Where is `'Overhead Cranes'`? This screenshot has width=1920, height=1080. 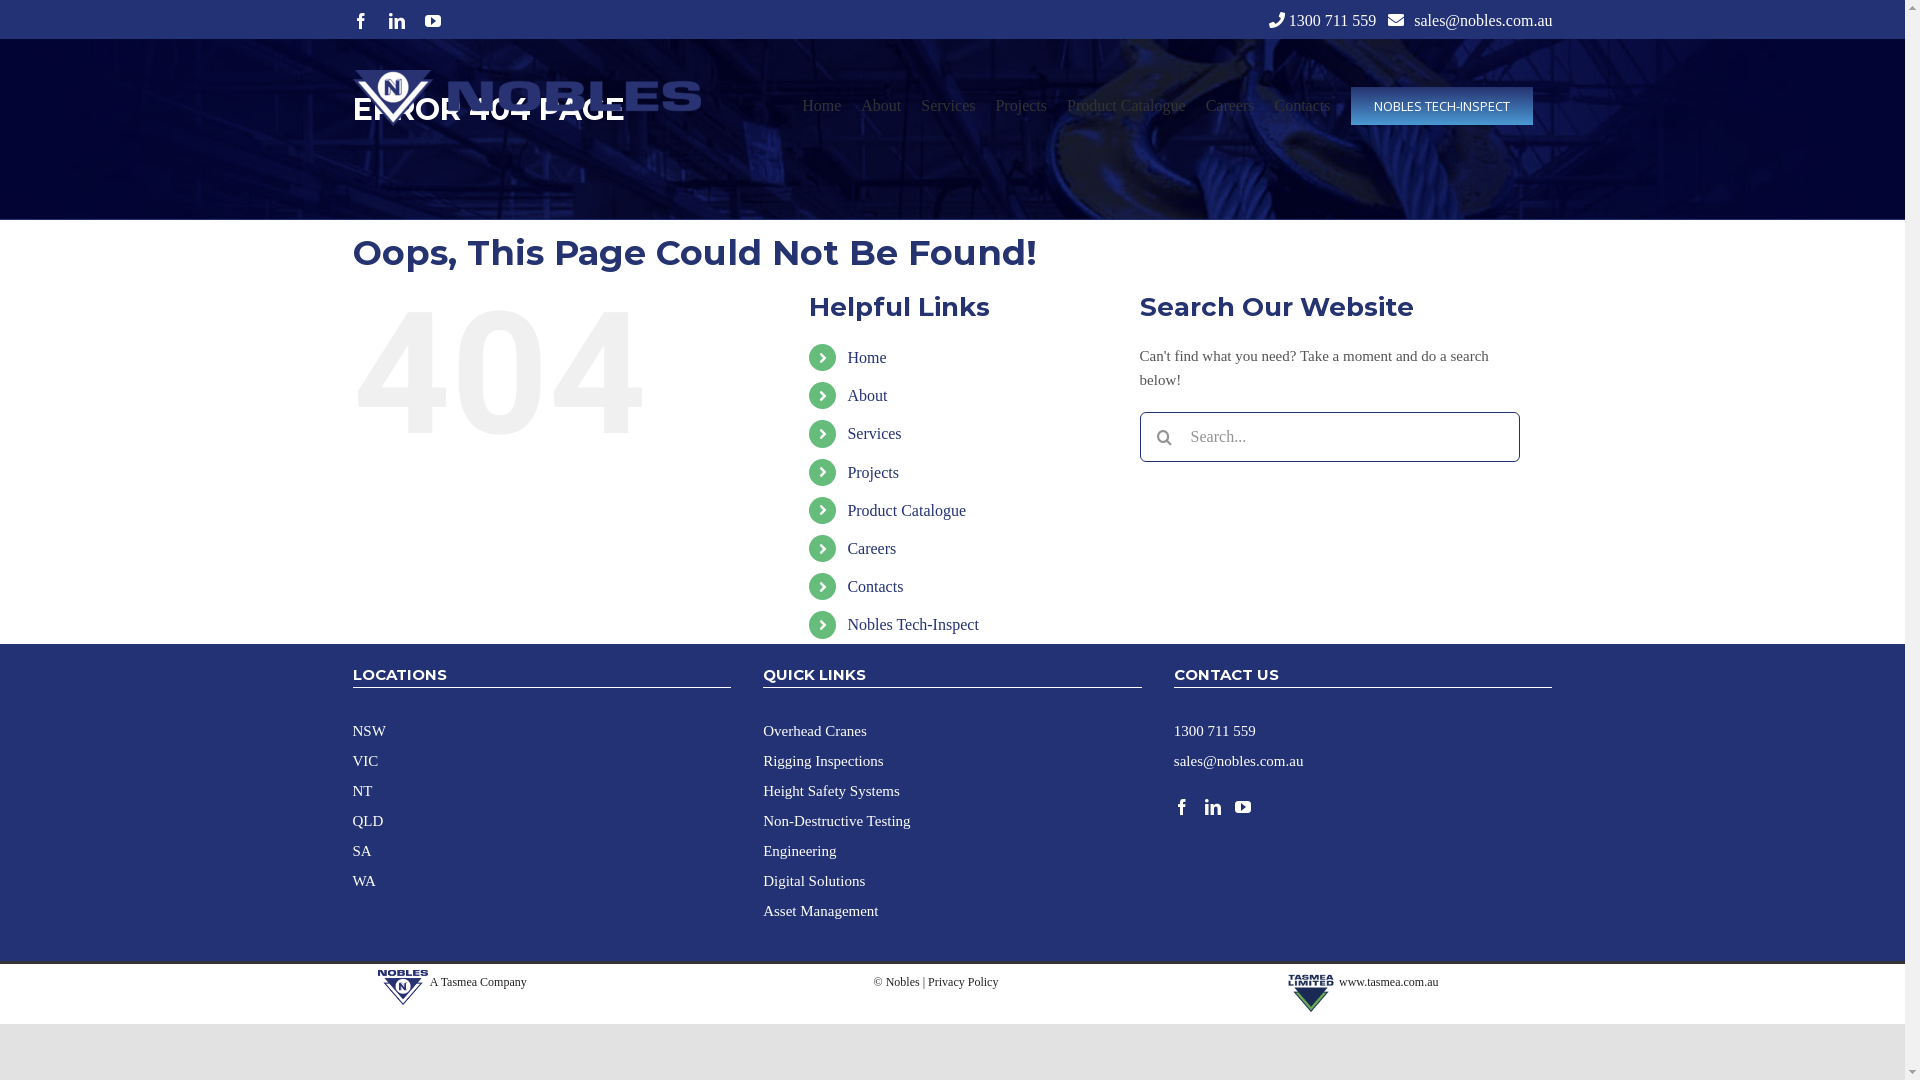 'Overhead Cranes' is located at coordinates (815, 729).